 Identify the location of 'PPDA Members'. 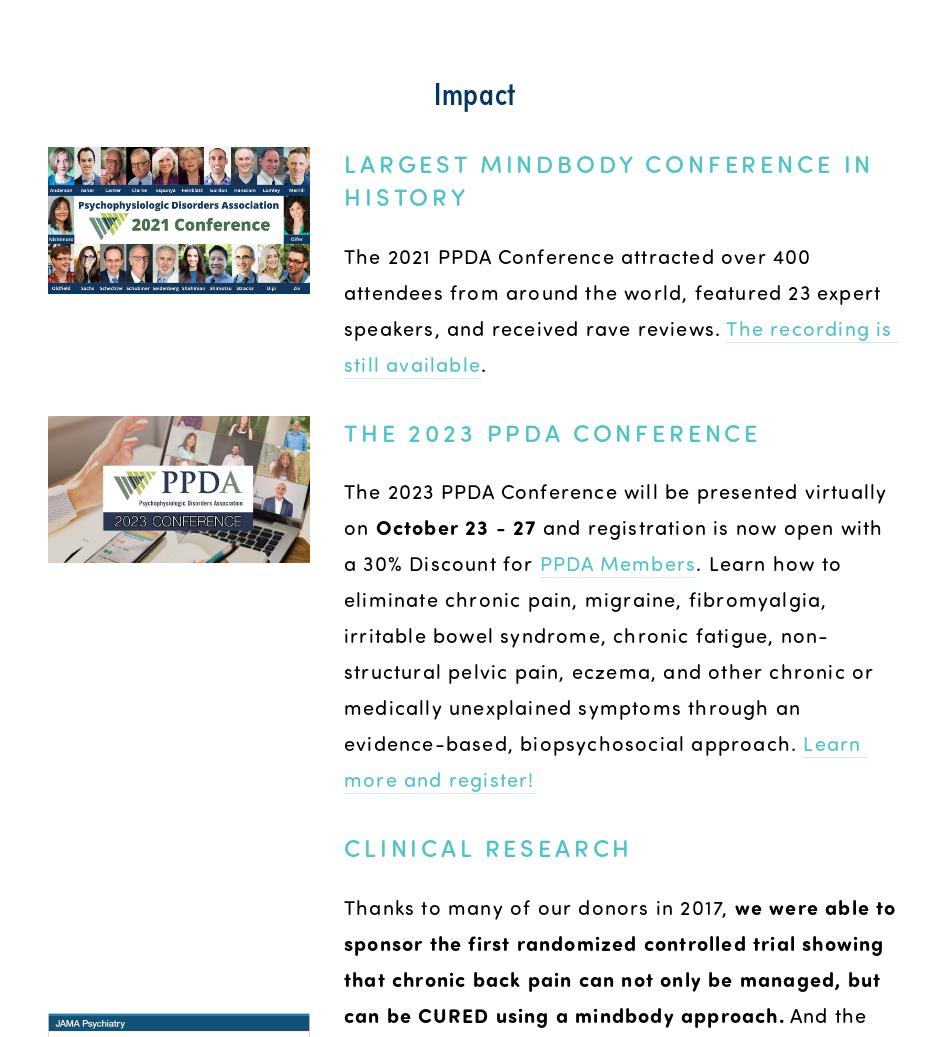
(617, 562).